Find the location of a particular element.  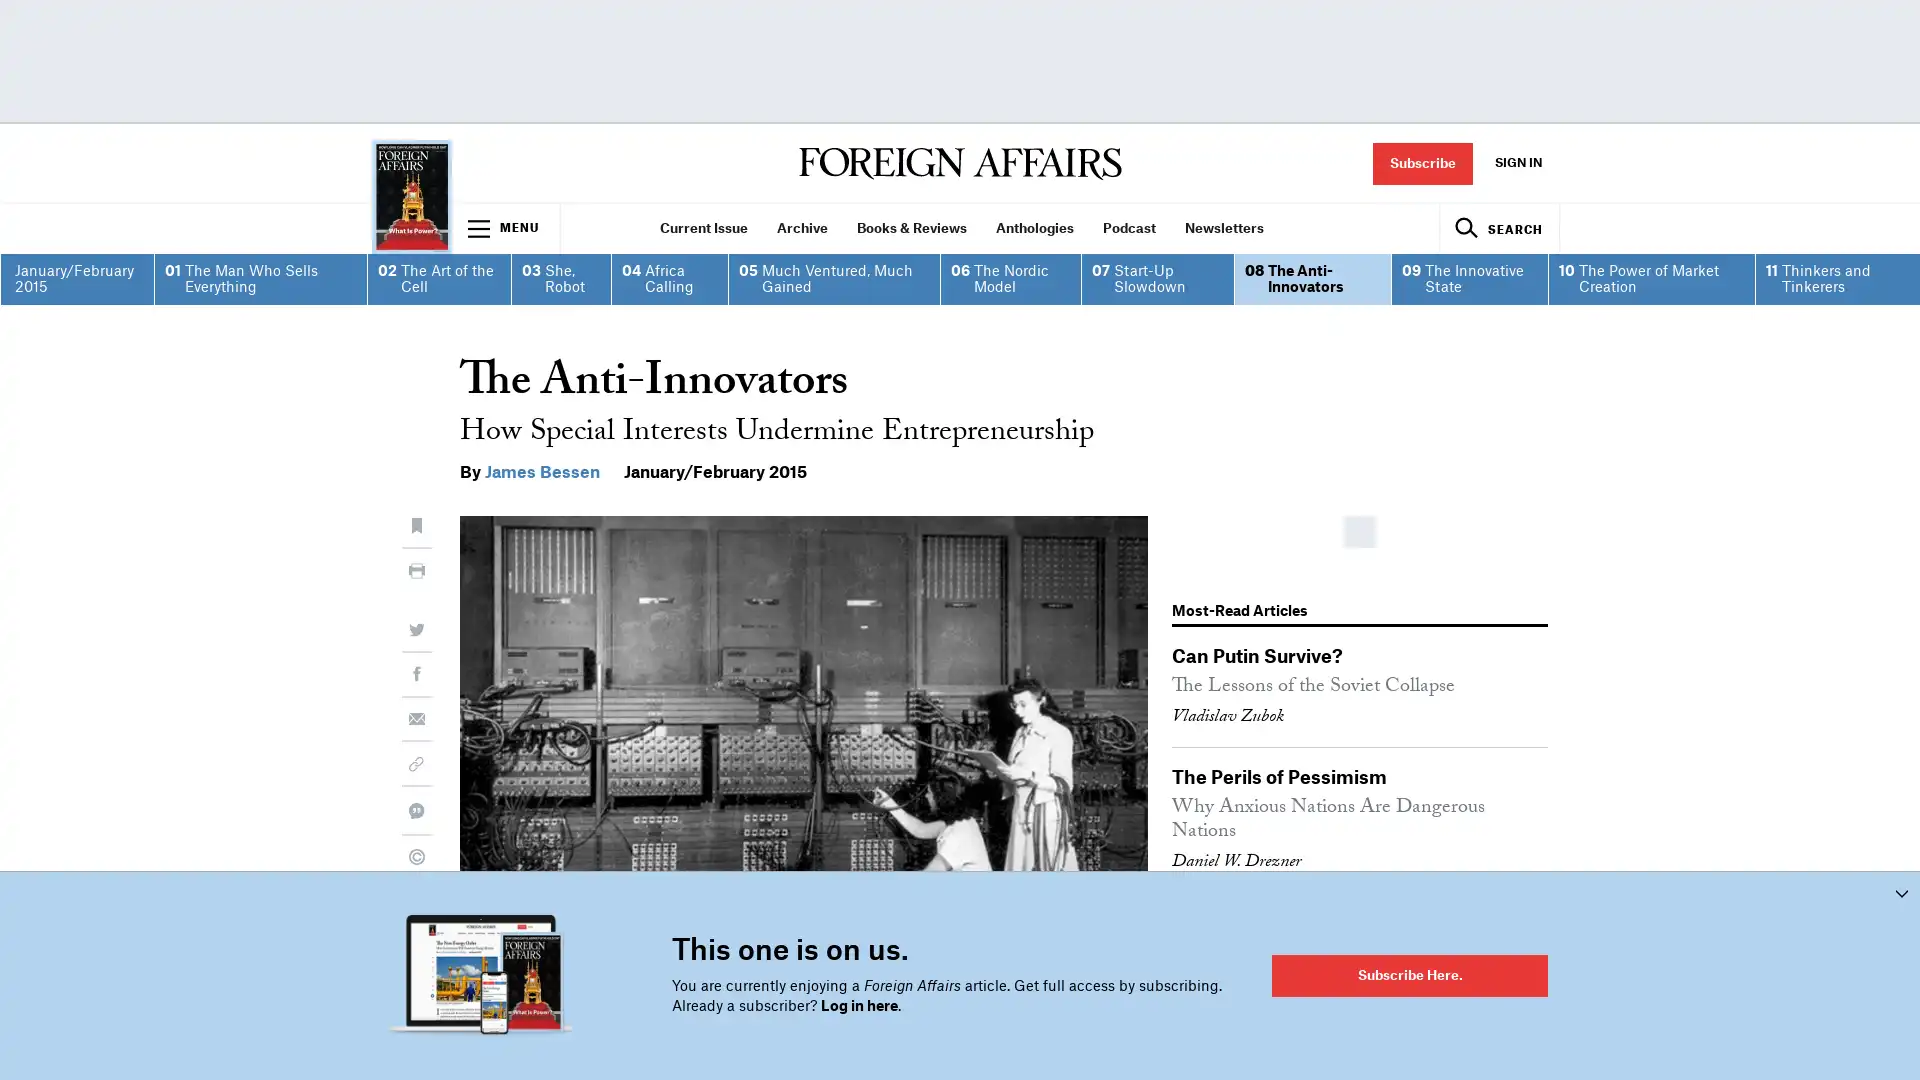

Get the Newsletter is located at coordinates (960, 764).